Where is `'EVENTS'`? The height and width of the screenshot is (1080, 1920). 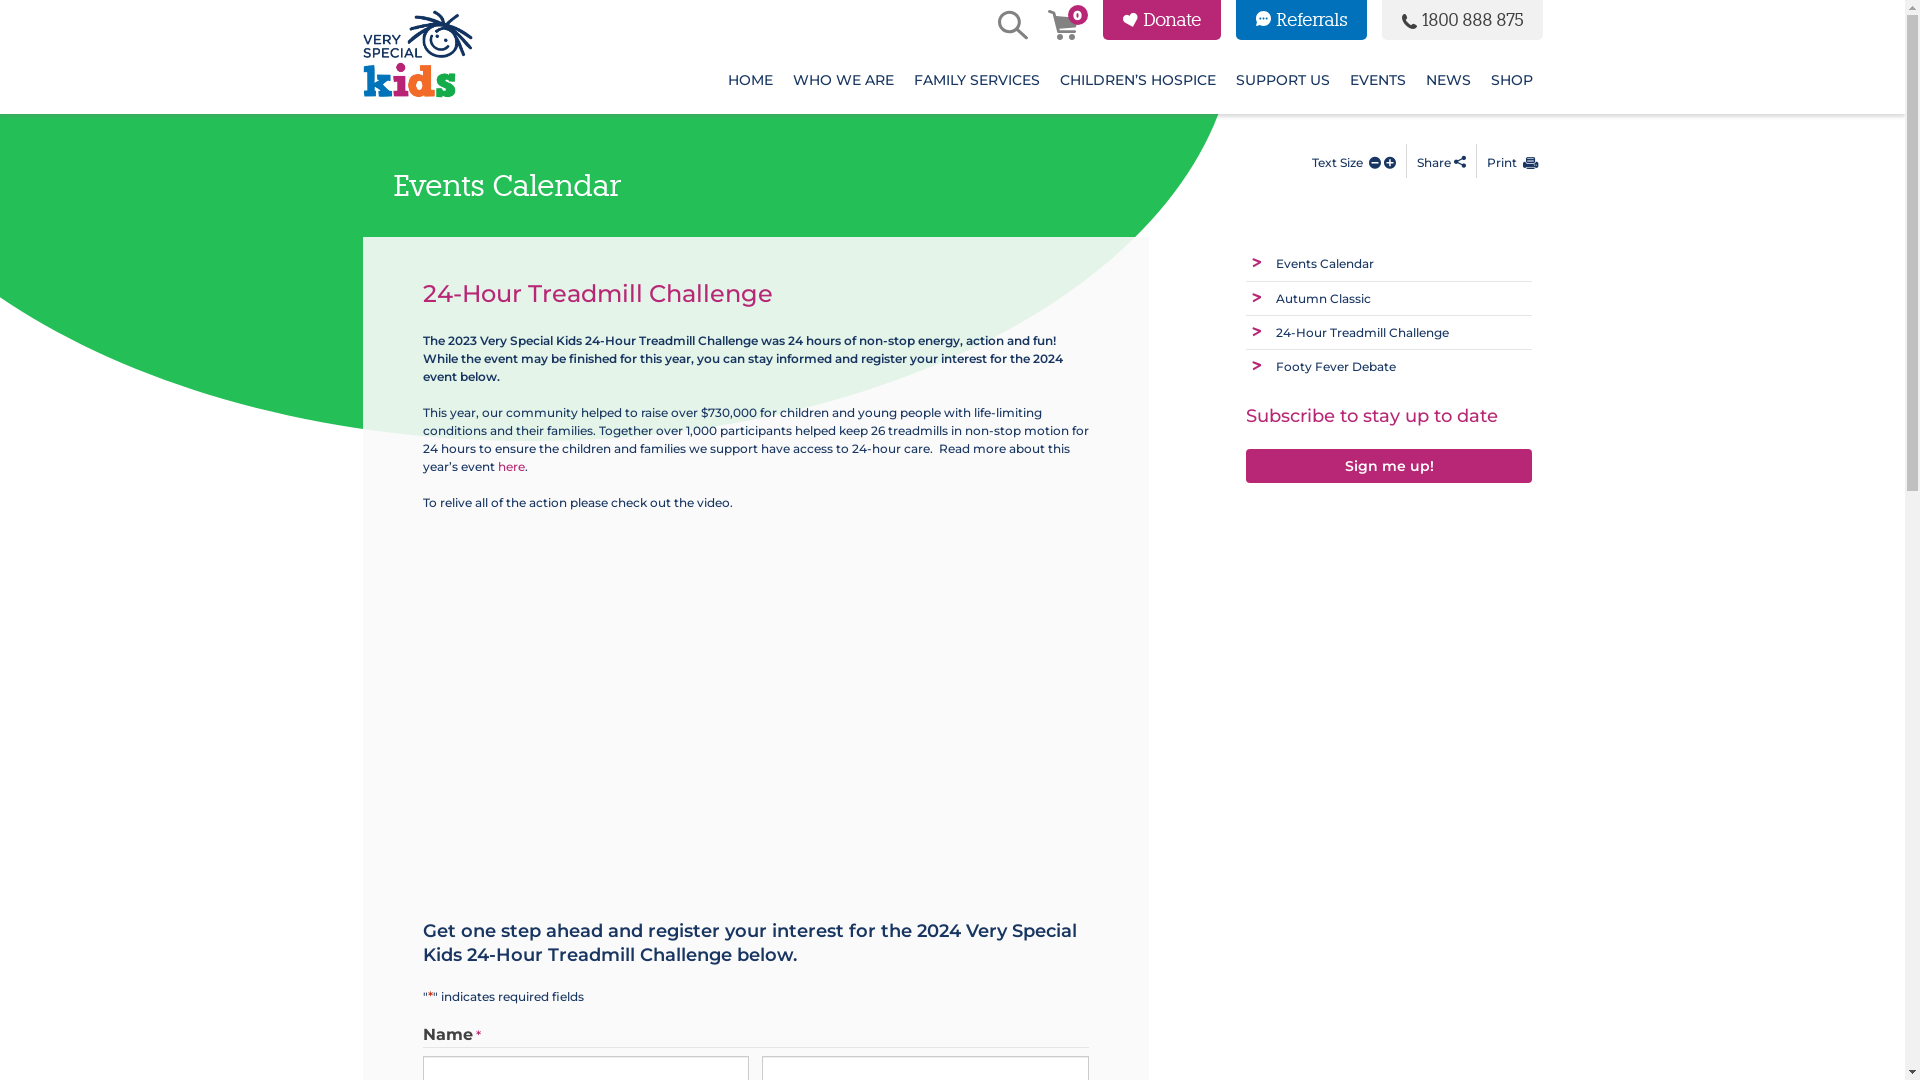 'EVENTS' is located at coordinates (1376, 79).